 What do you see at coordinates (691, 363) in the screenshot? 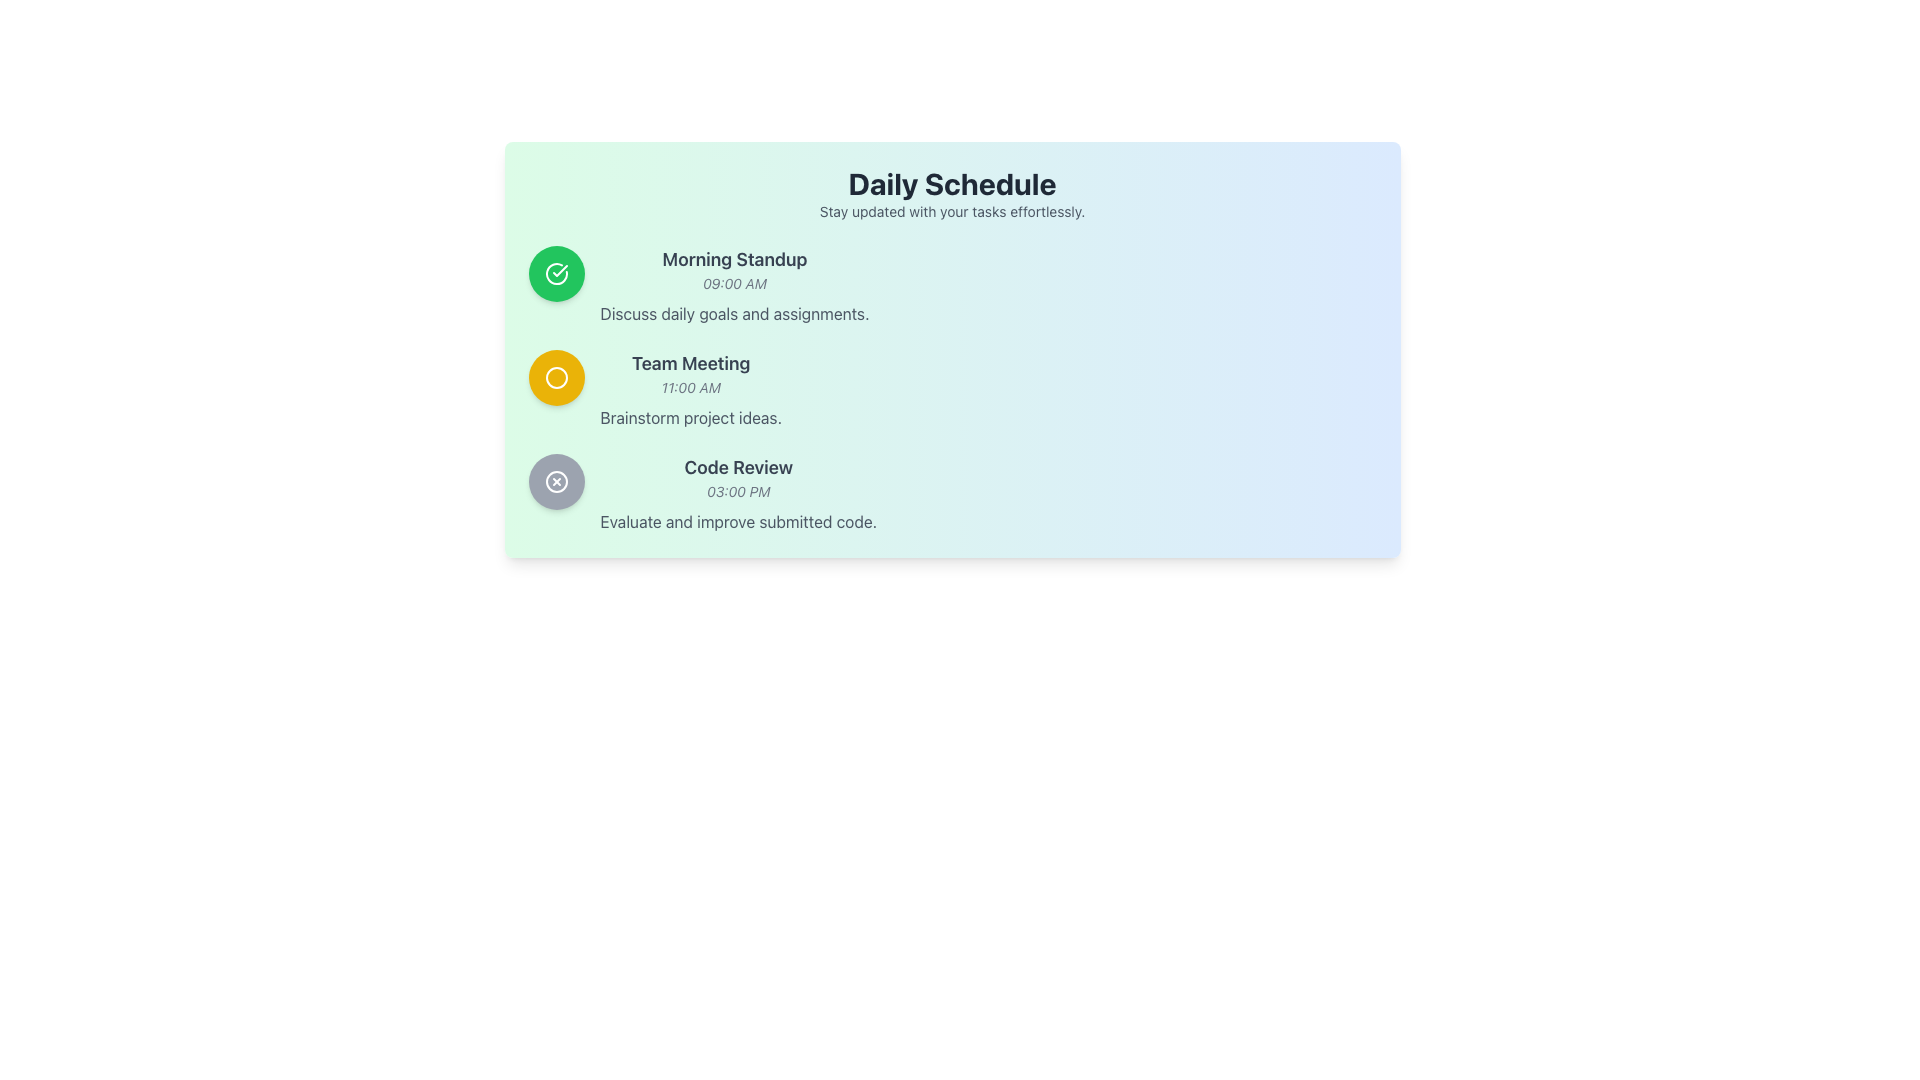
I see `the text label displaying the title of the meeting or event in the schedule interface, which is positioned above '11:00 AM' and 'Brainstorm project ideas.'` at bounding box center [691, 363].